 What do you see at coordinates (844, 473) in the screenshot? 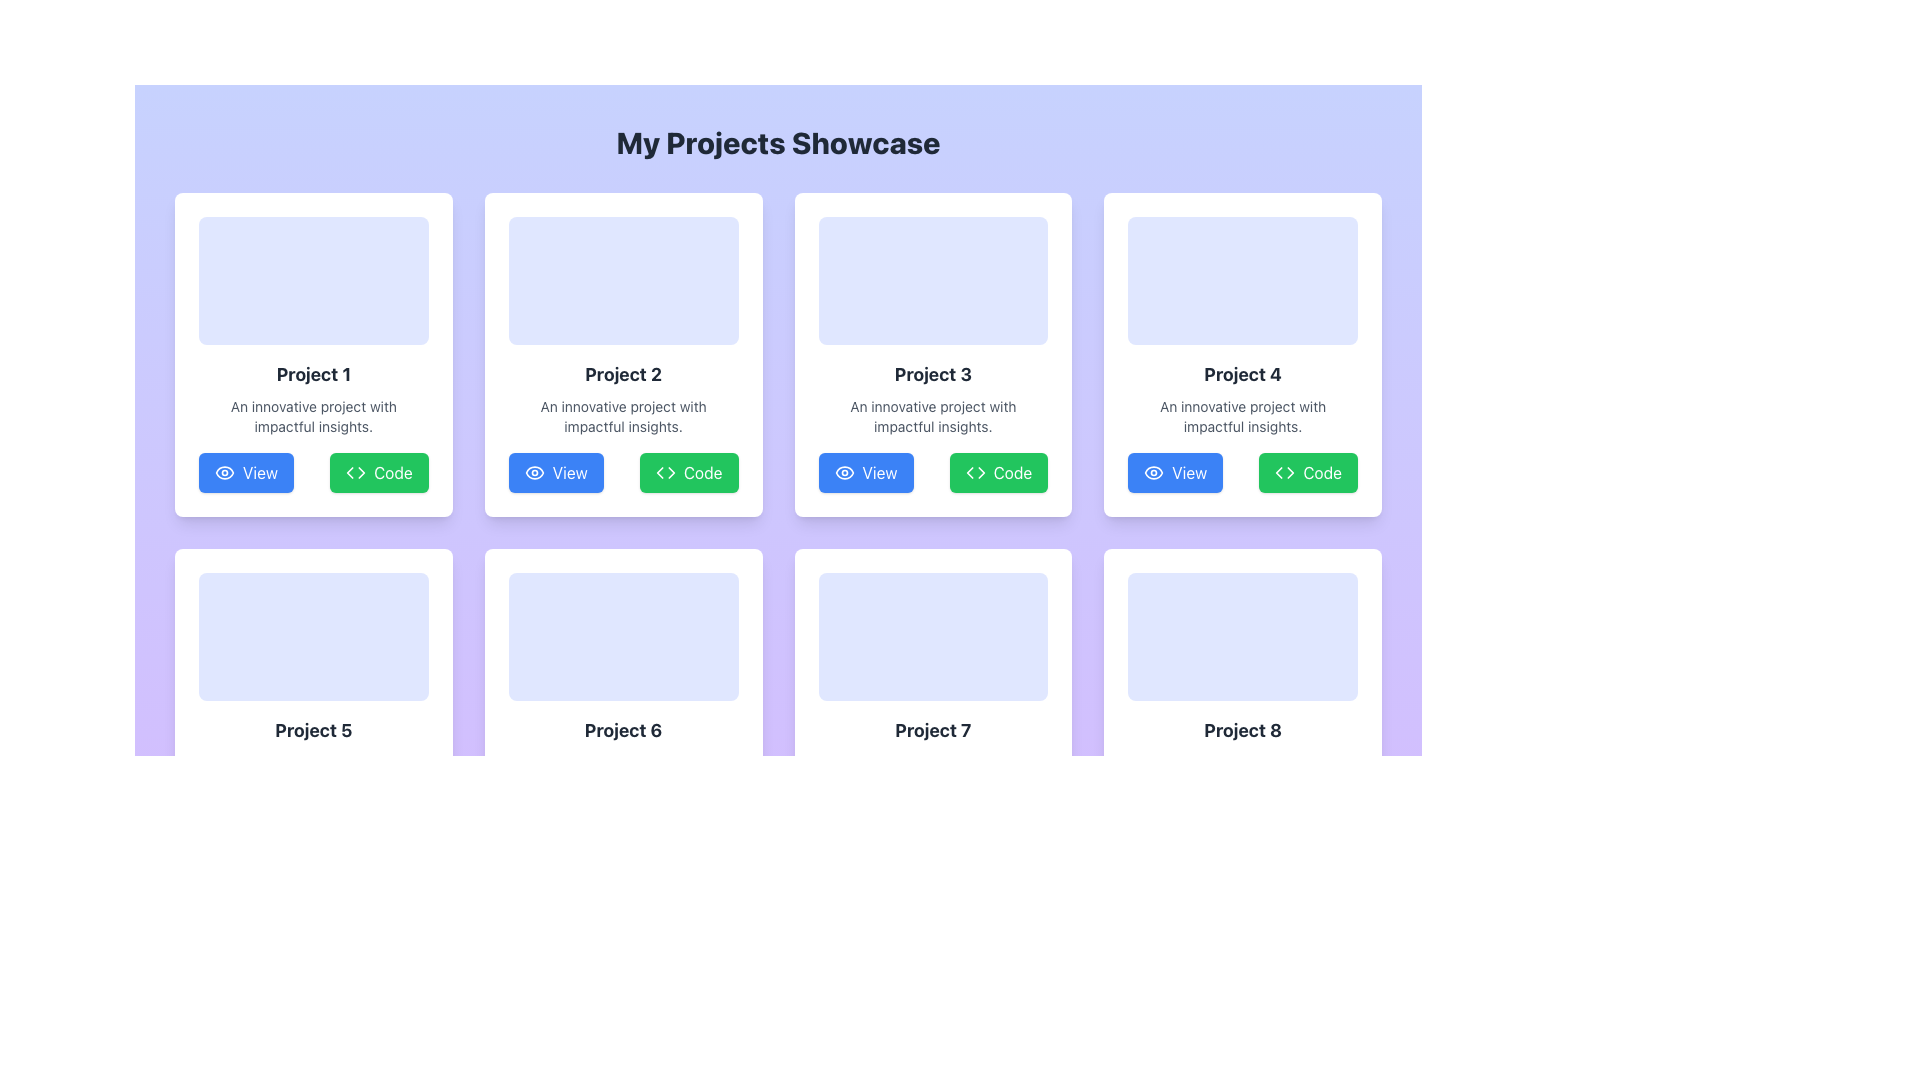
I see `the 'View' icon in the button labeled 'View' for 'Project 3' located in the third column of the first row of the grid layout` at bounding box center [844, 473].